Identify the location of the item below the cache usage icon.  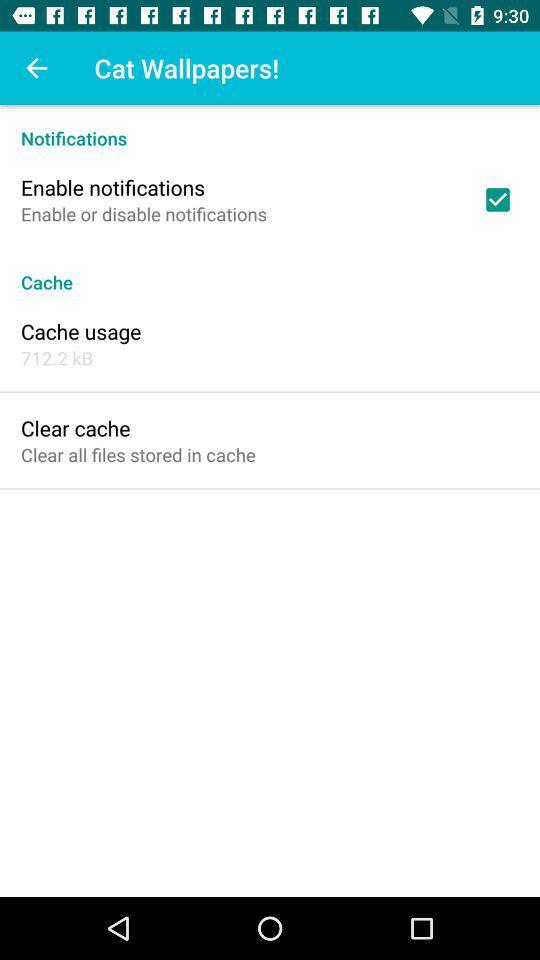
(57, 358).